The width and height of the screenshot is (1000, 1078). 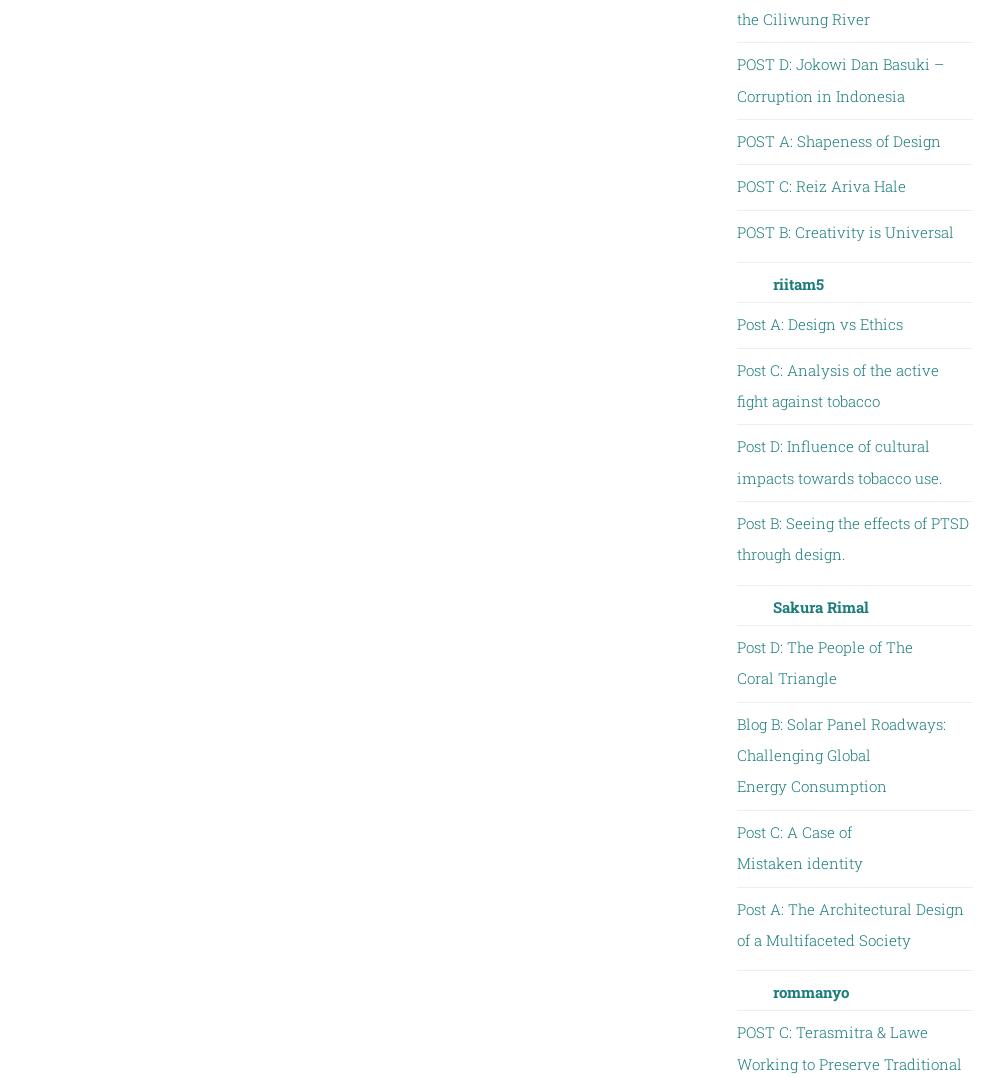 What do you see at coordinates (837, 141) in the screenshot?
I see `'POST A: Shapeness of Design'` at bounding box center [837, 141].